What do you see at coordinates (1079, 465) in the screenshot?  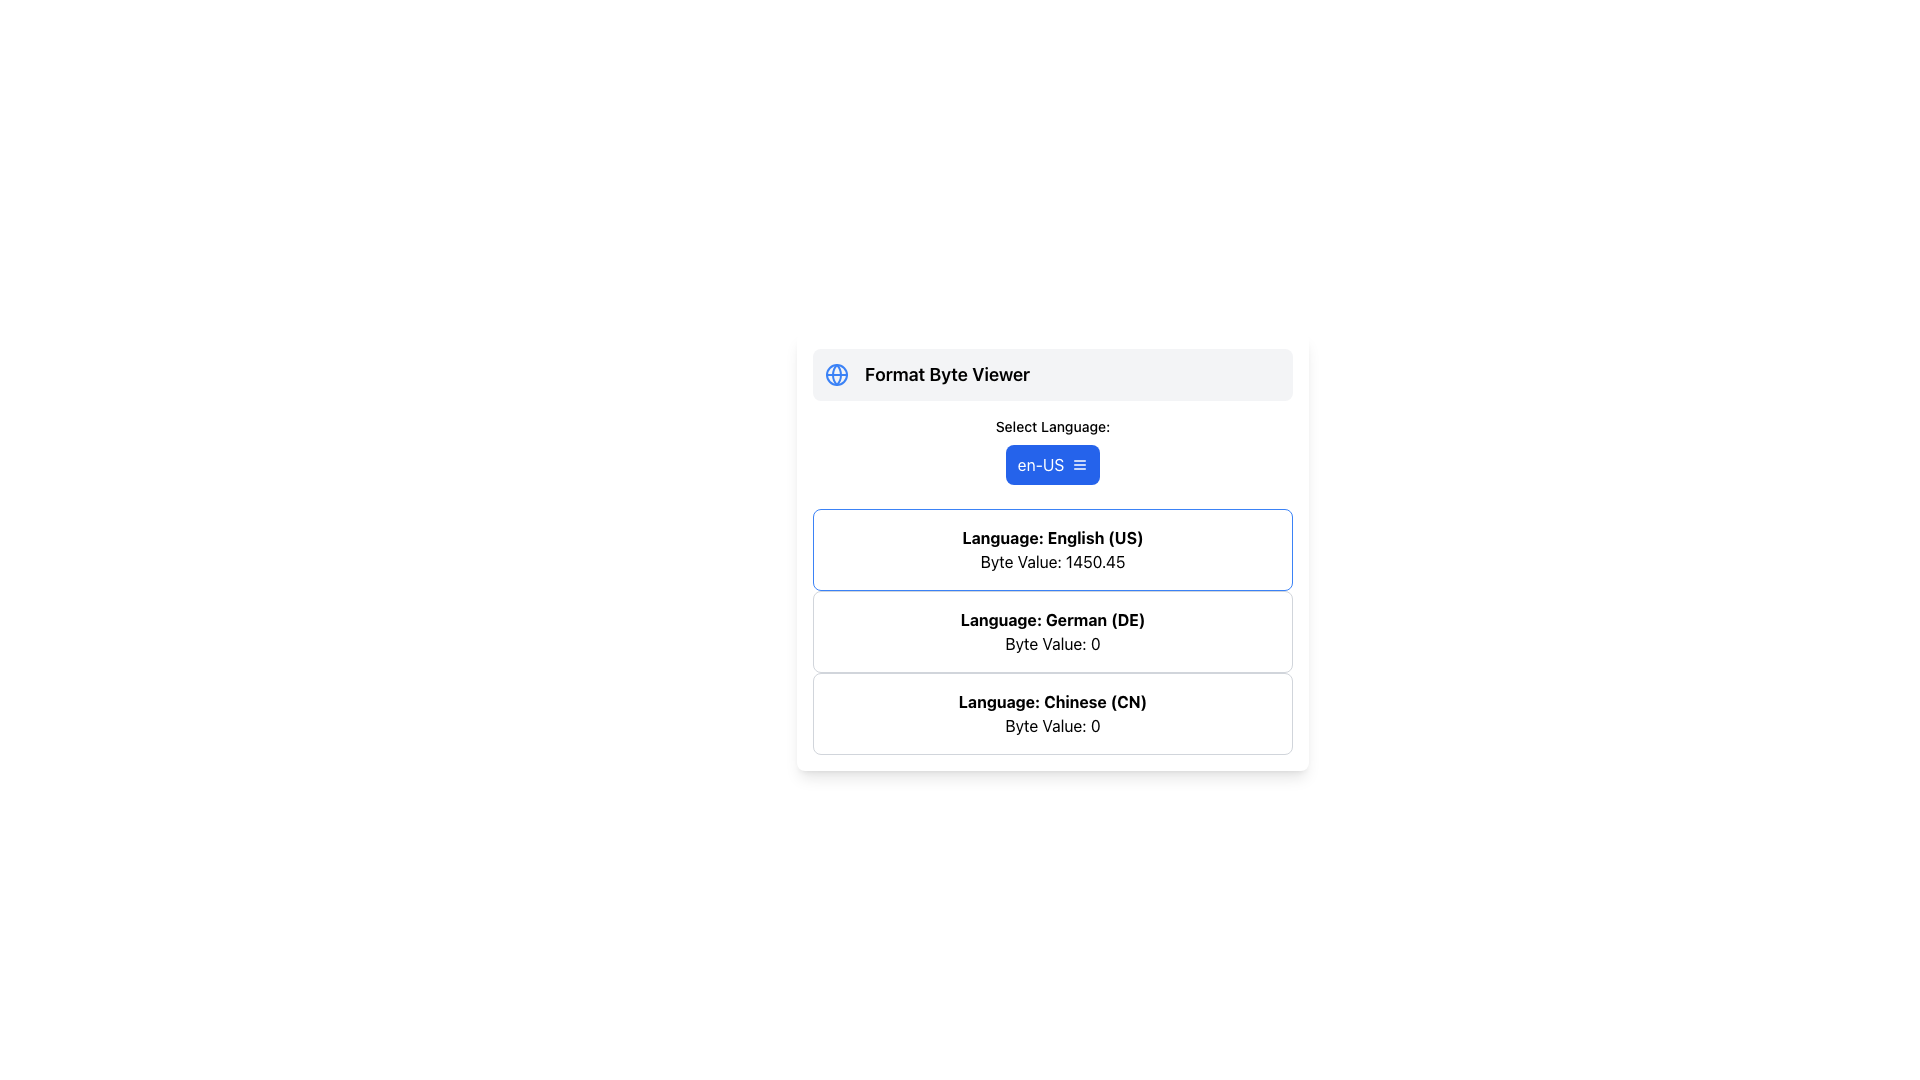 I see `the hamburger menu icon located to the immediate right of the 'en-US' text label within the blue rounded rectangle button` at bounding box center [1079, 465].